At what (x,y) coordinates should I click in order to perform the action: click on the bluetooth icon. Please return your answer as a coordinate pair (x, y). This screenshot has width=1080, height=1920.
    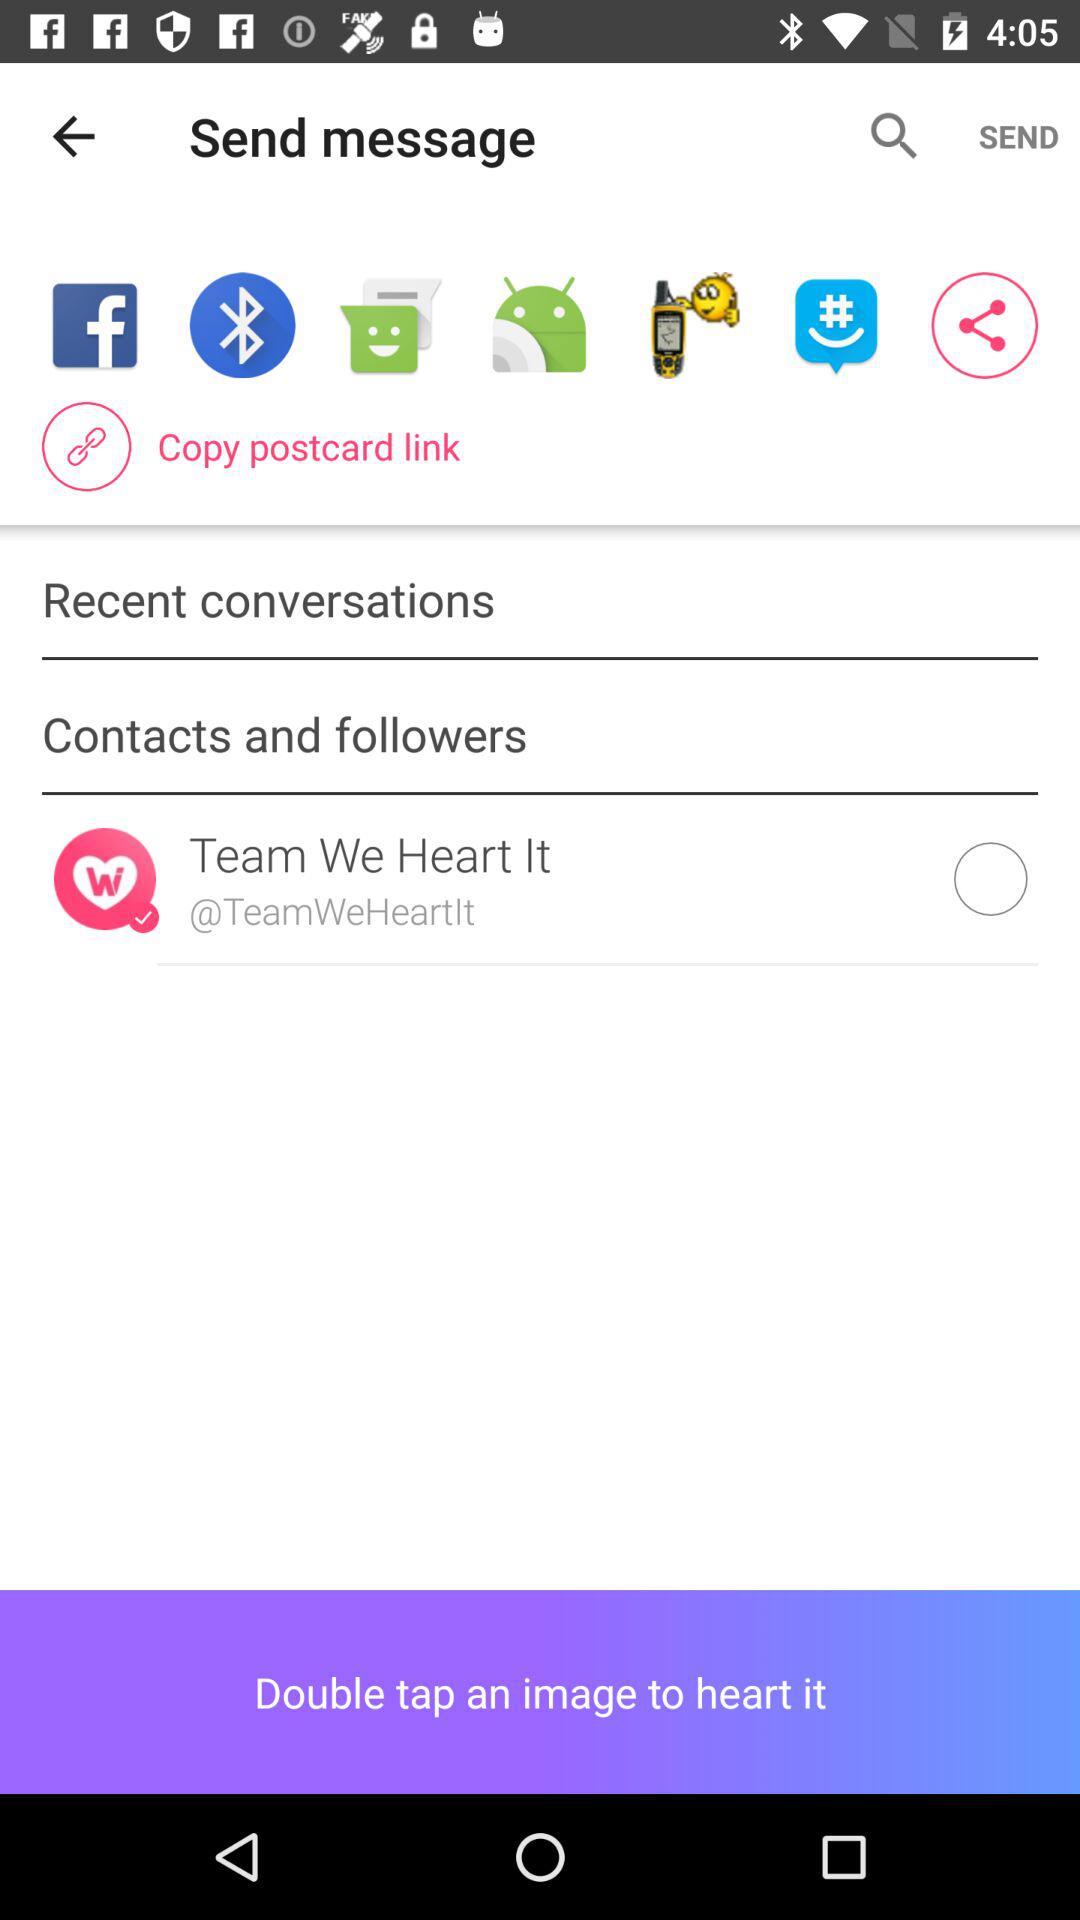
    Looking at the image, I should click on (241, 325).